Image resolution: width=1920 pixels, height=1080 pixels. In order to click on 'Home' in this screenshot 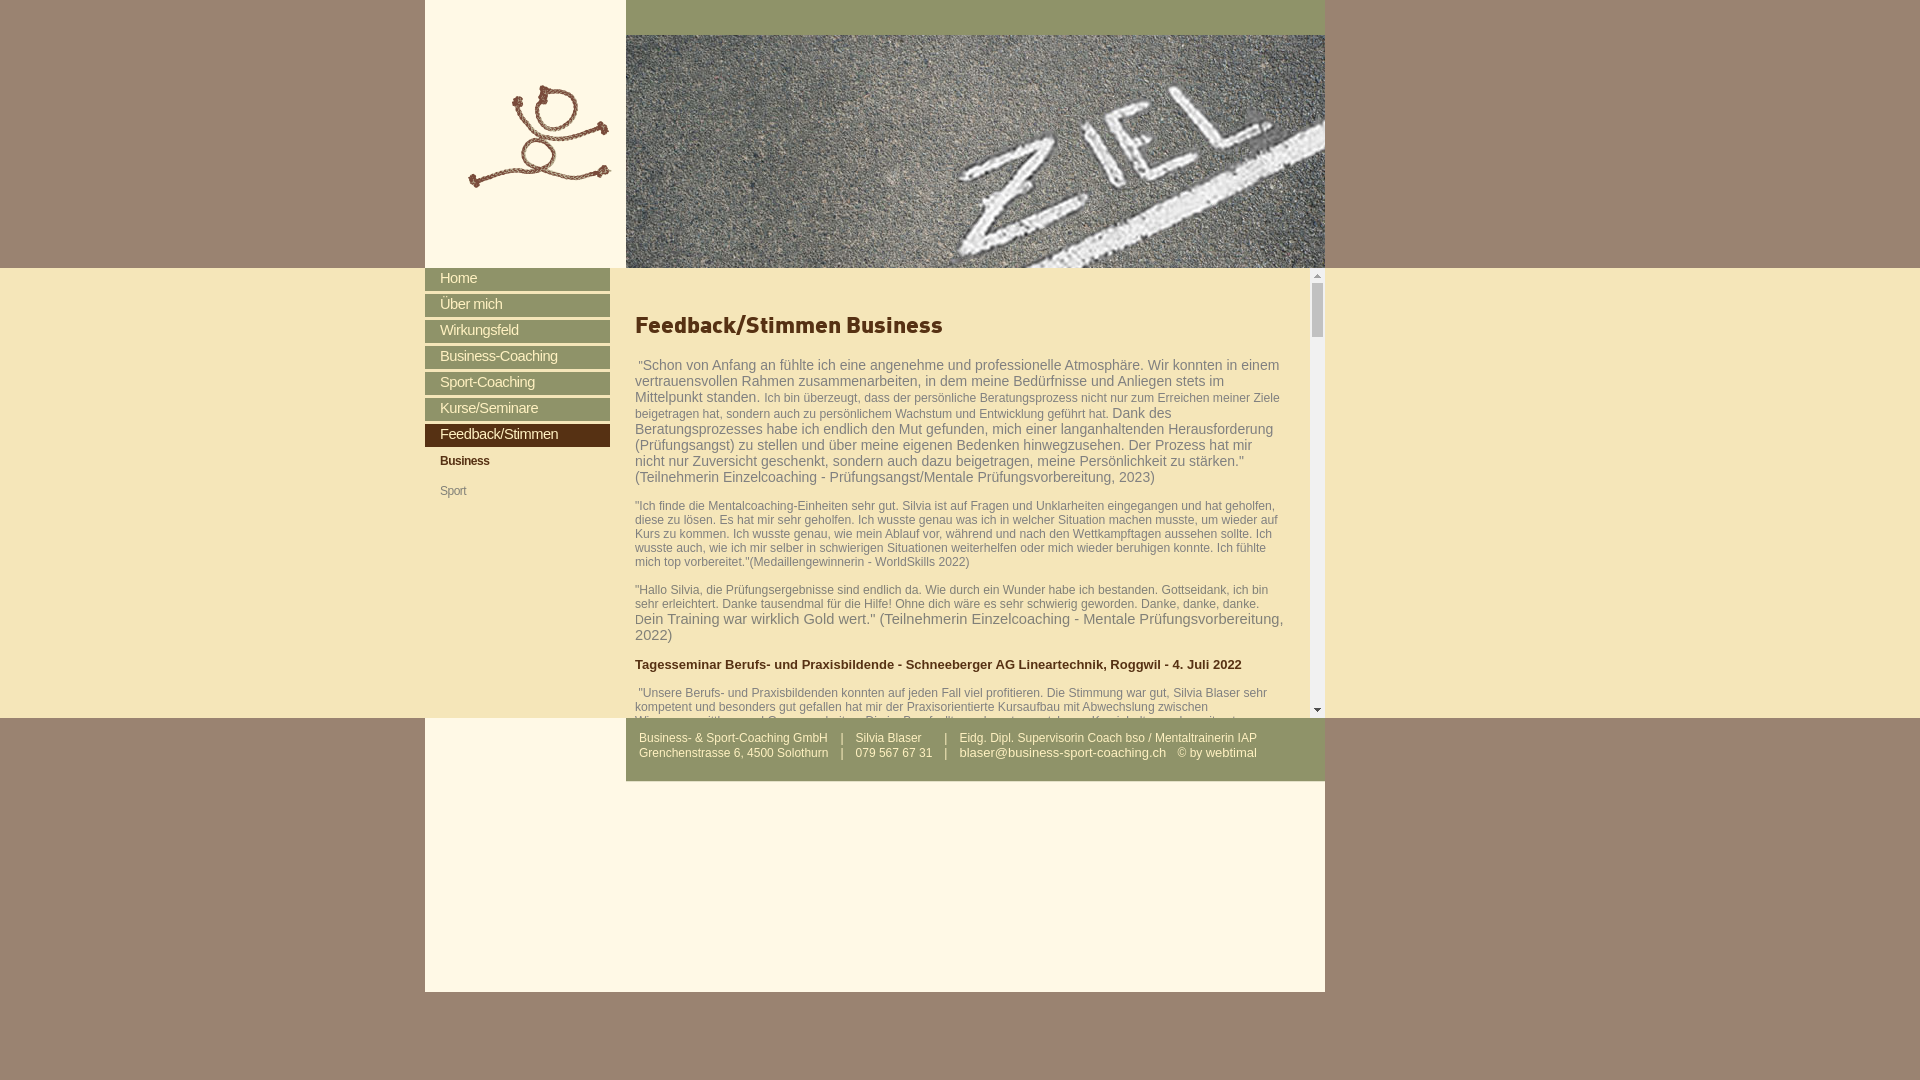, I will do `click(517, 279)`.